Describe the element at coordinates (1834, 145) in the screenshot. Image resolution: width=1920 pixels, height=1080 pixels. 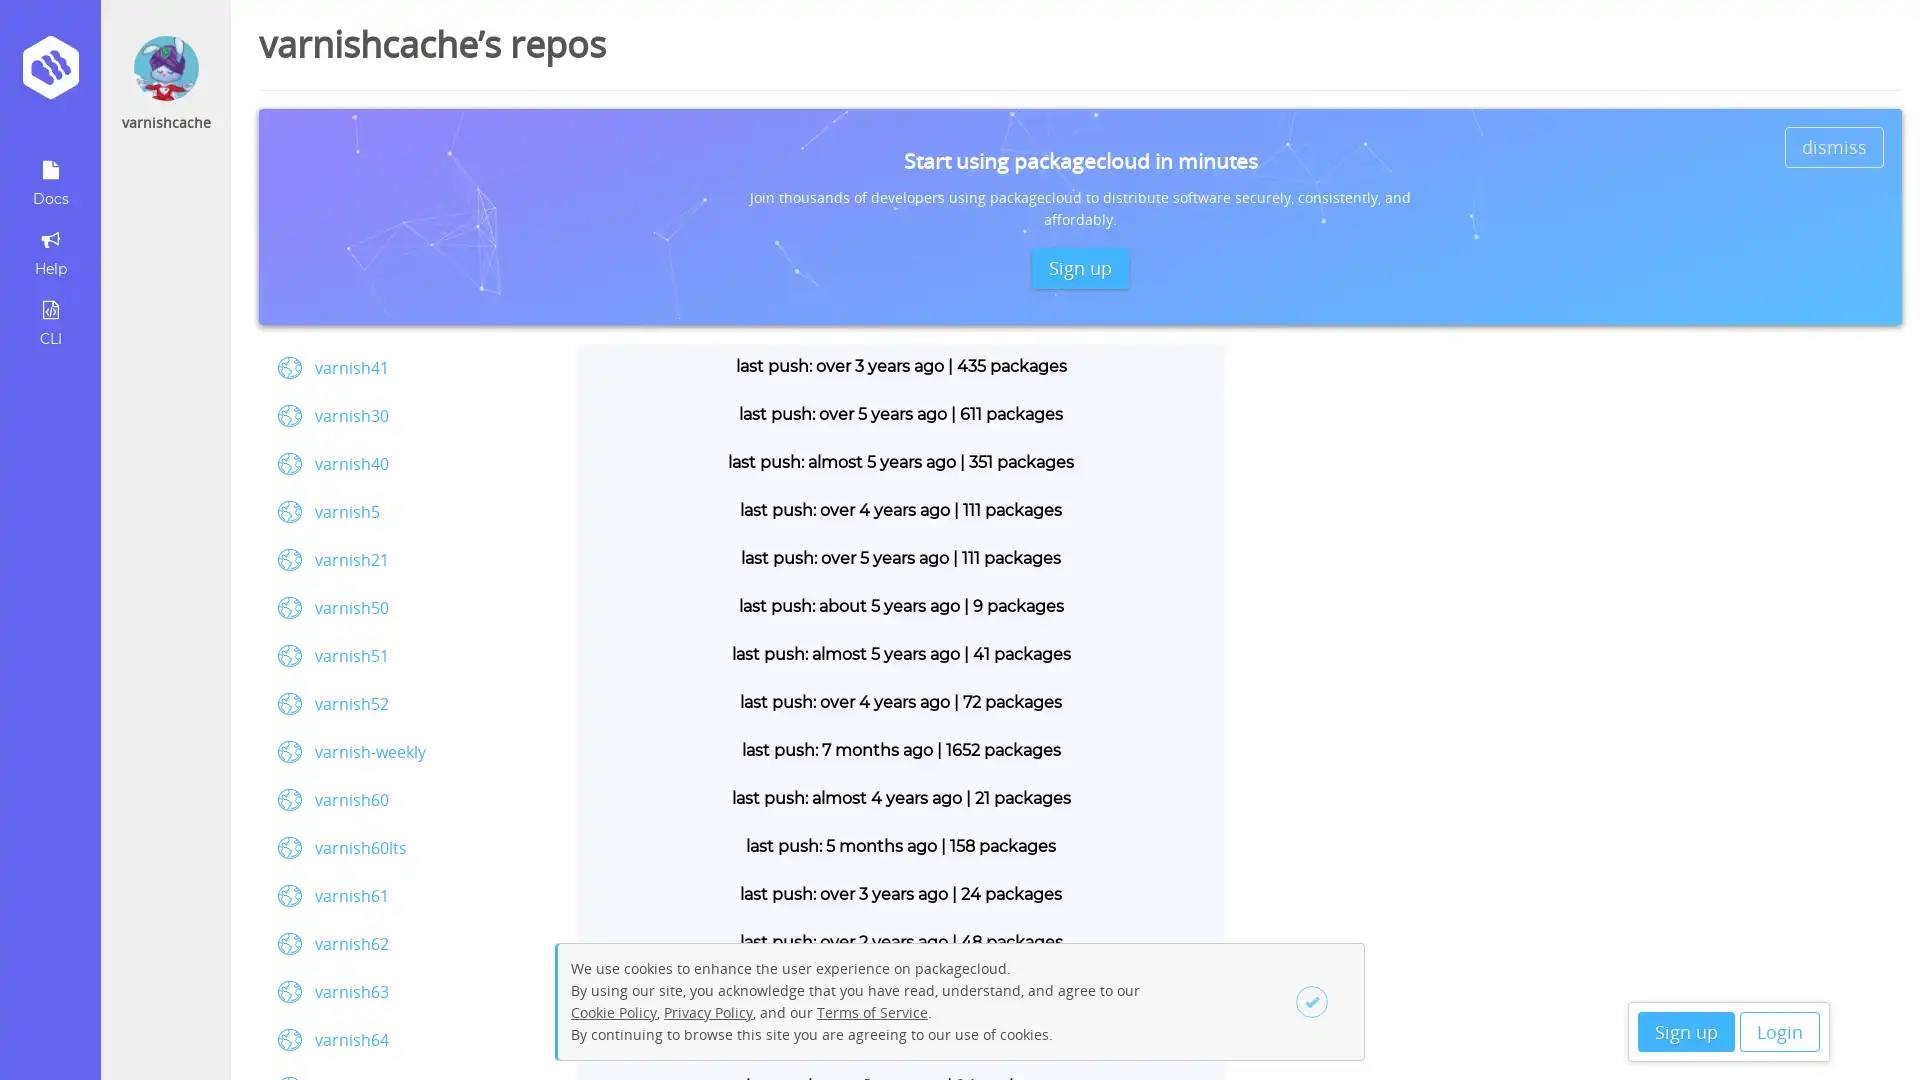
I see `dismiss` at that location.